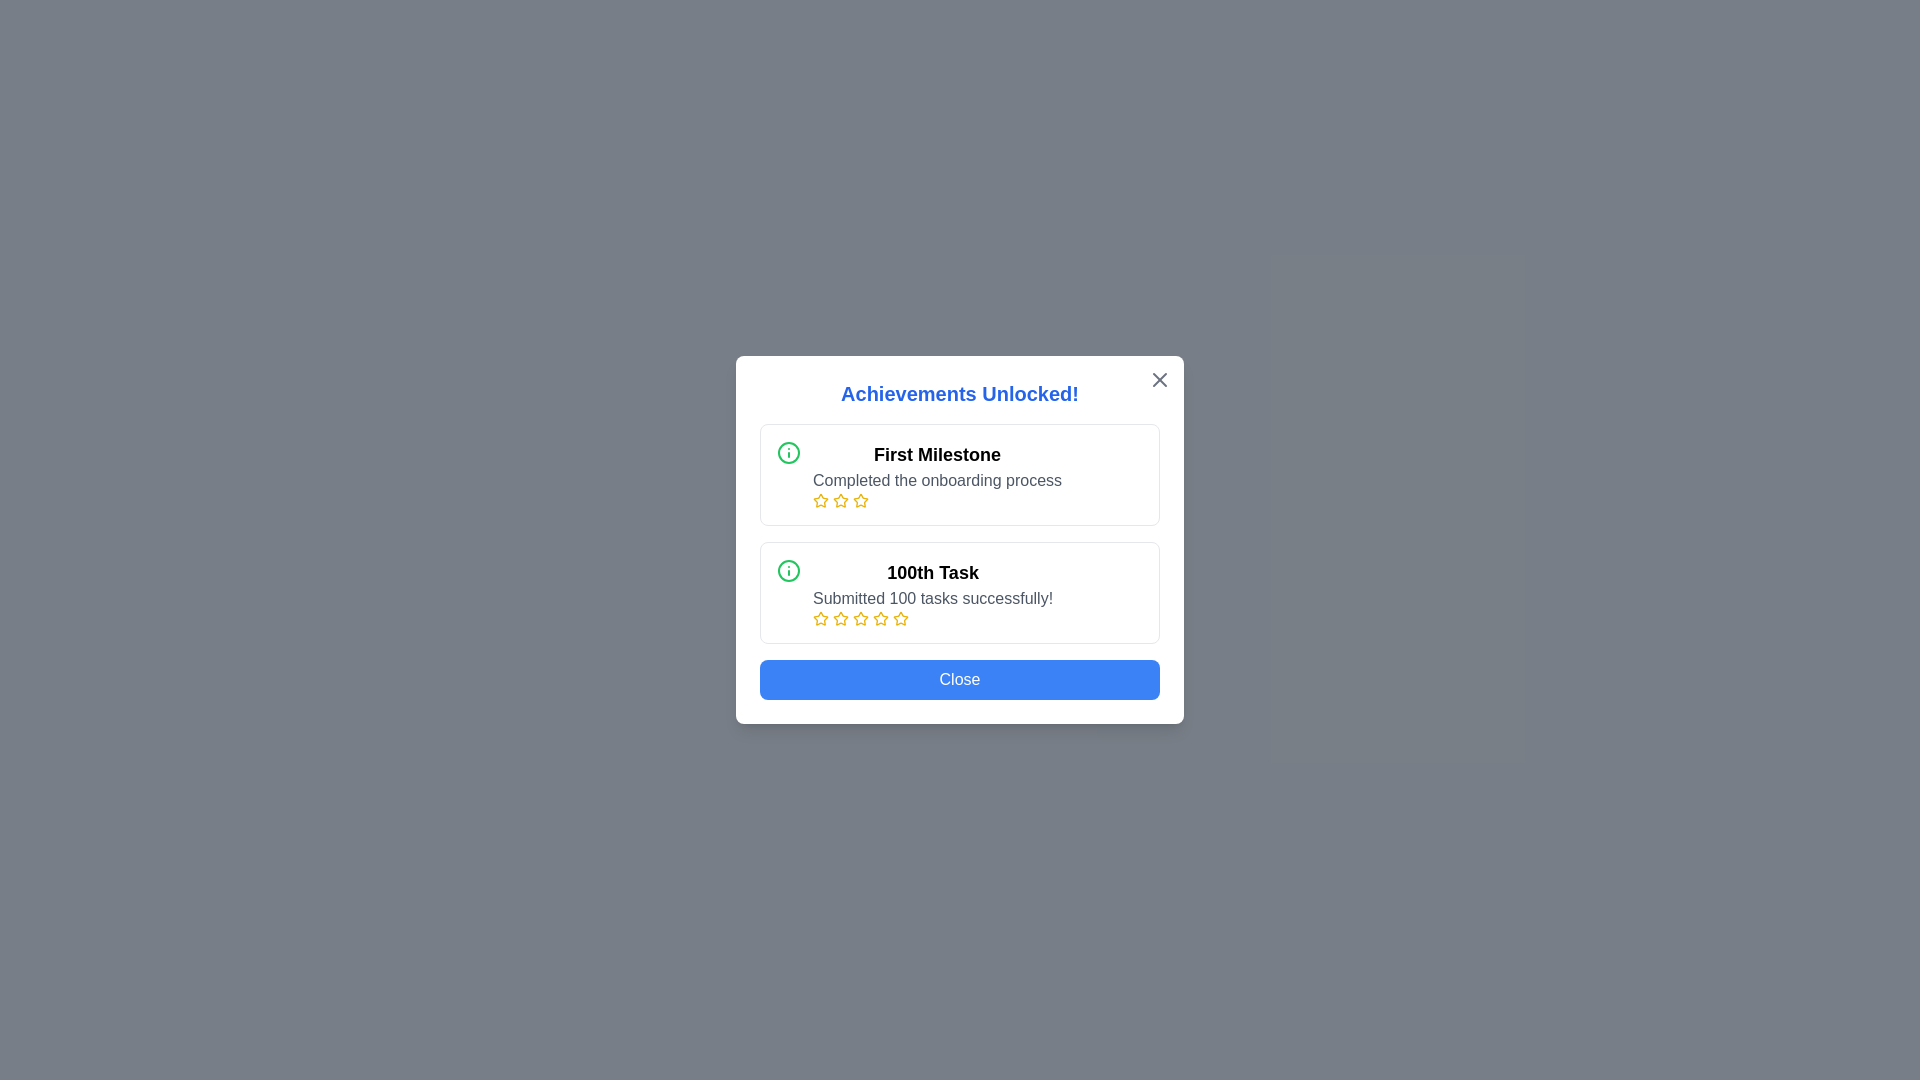 This screenshot has width=1920, height=1080. Describe the element at coordinates (900, 617) in the screenshot. I see `the yellow star icon, which is the eighth star in the horizontal arrangement of nine stars under the '100th Task' section, to interact with it` at that location.